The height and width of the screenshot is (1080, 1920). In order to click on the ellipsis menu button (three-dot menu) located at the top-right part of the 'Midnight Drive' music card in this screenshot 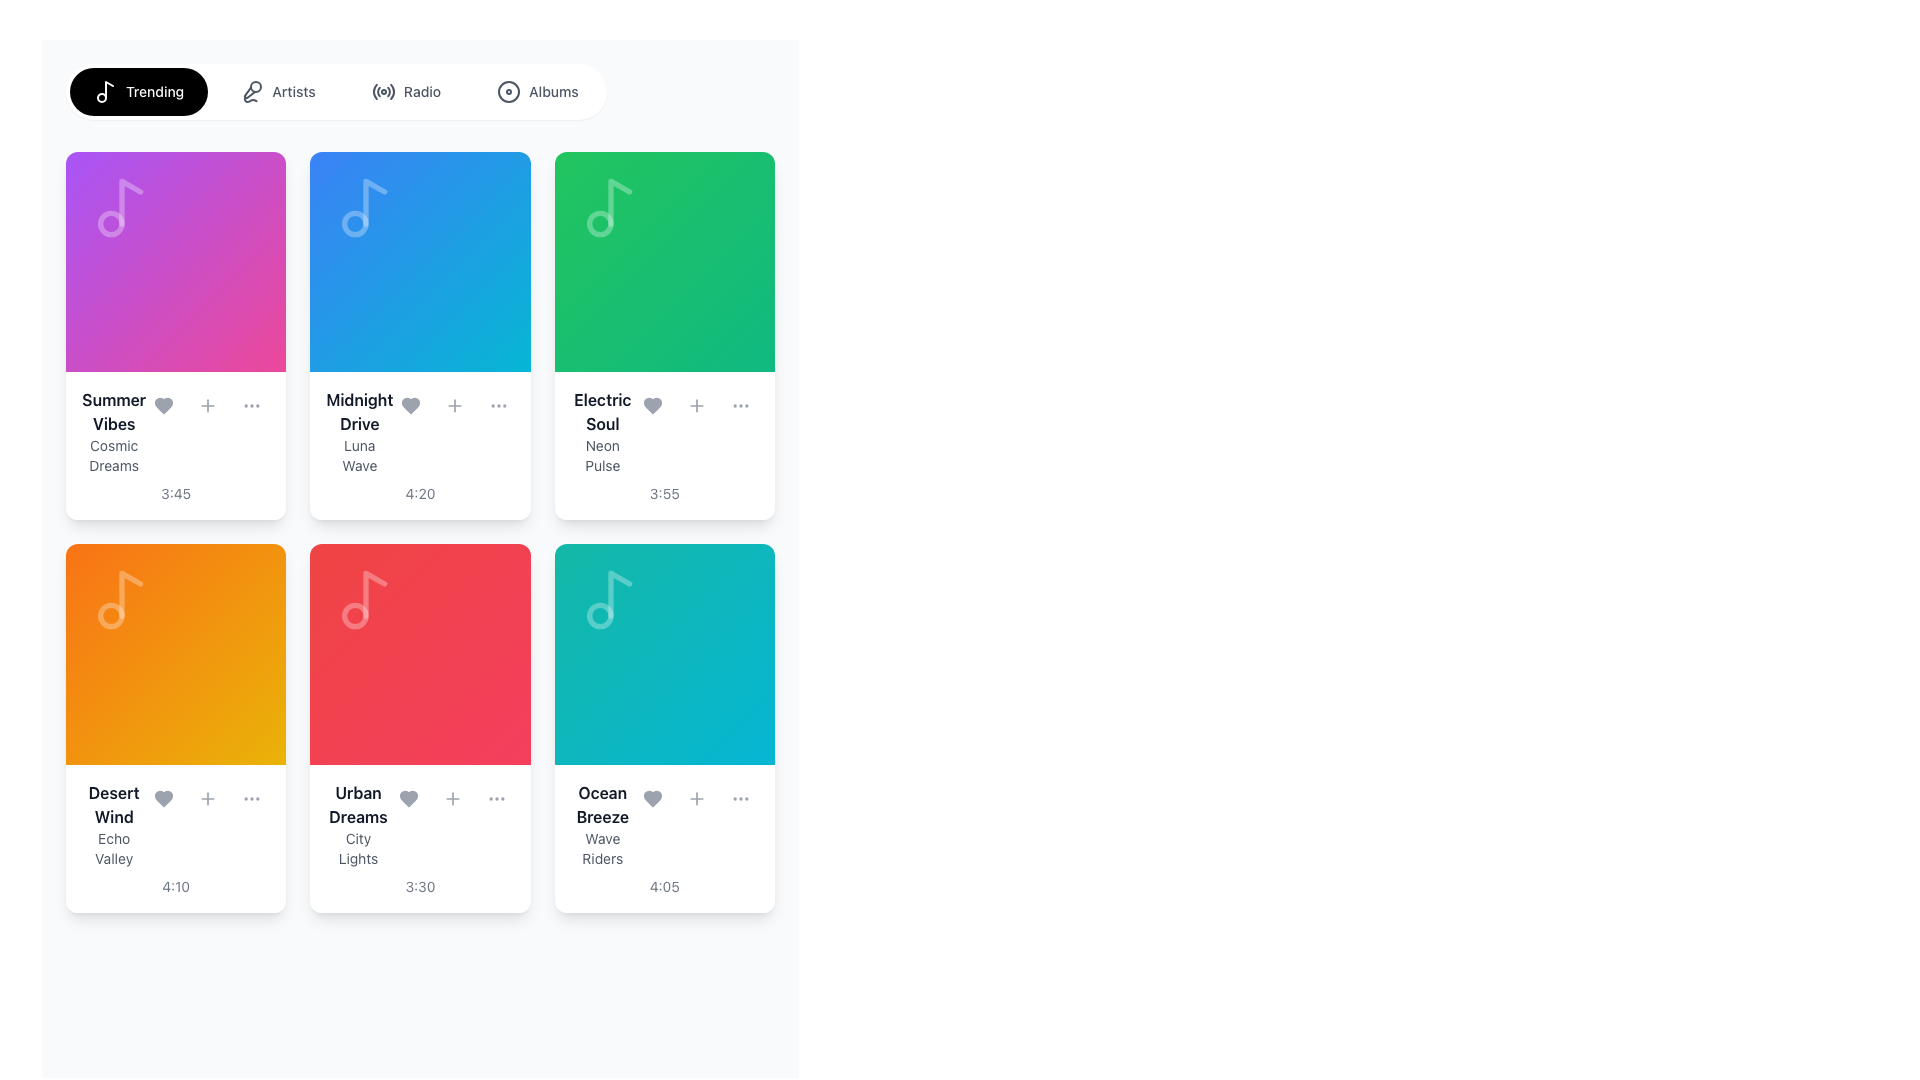, I will do `click(499, 405)`.